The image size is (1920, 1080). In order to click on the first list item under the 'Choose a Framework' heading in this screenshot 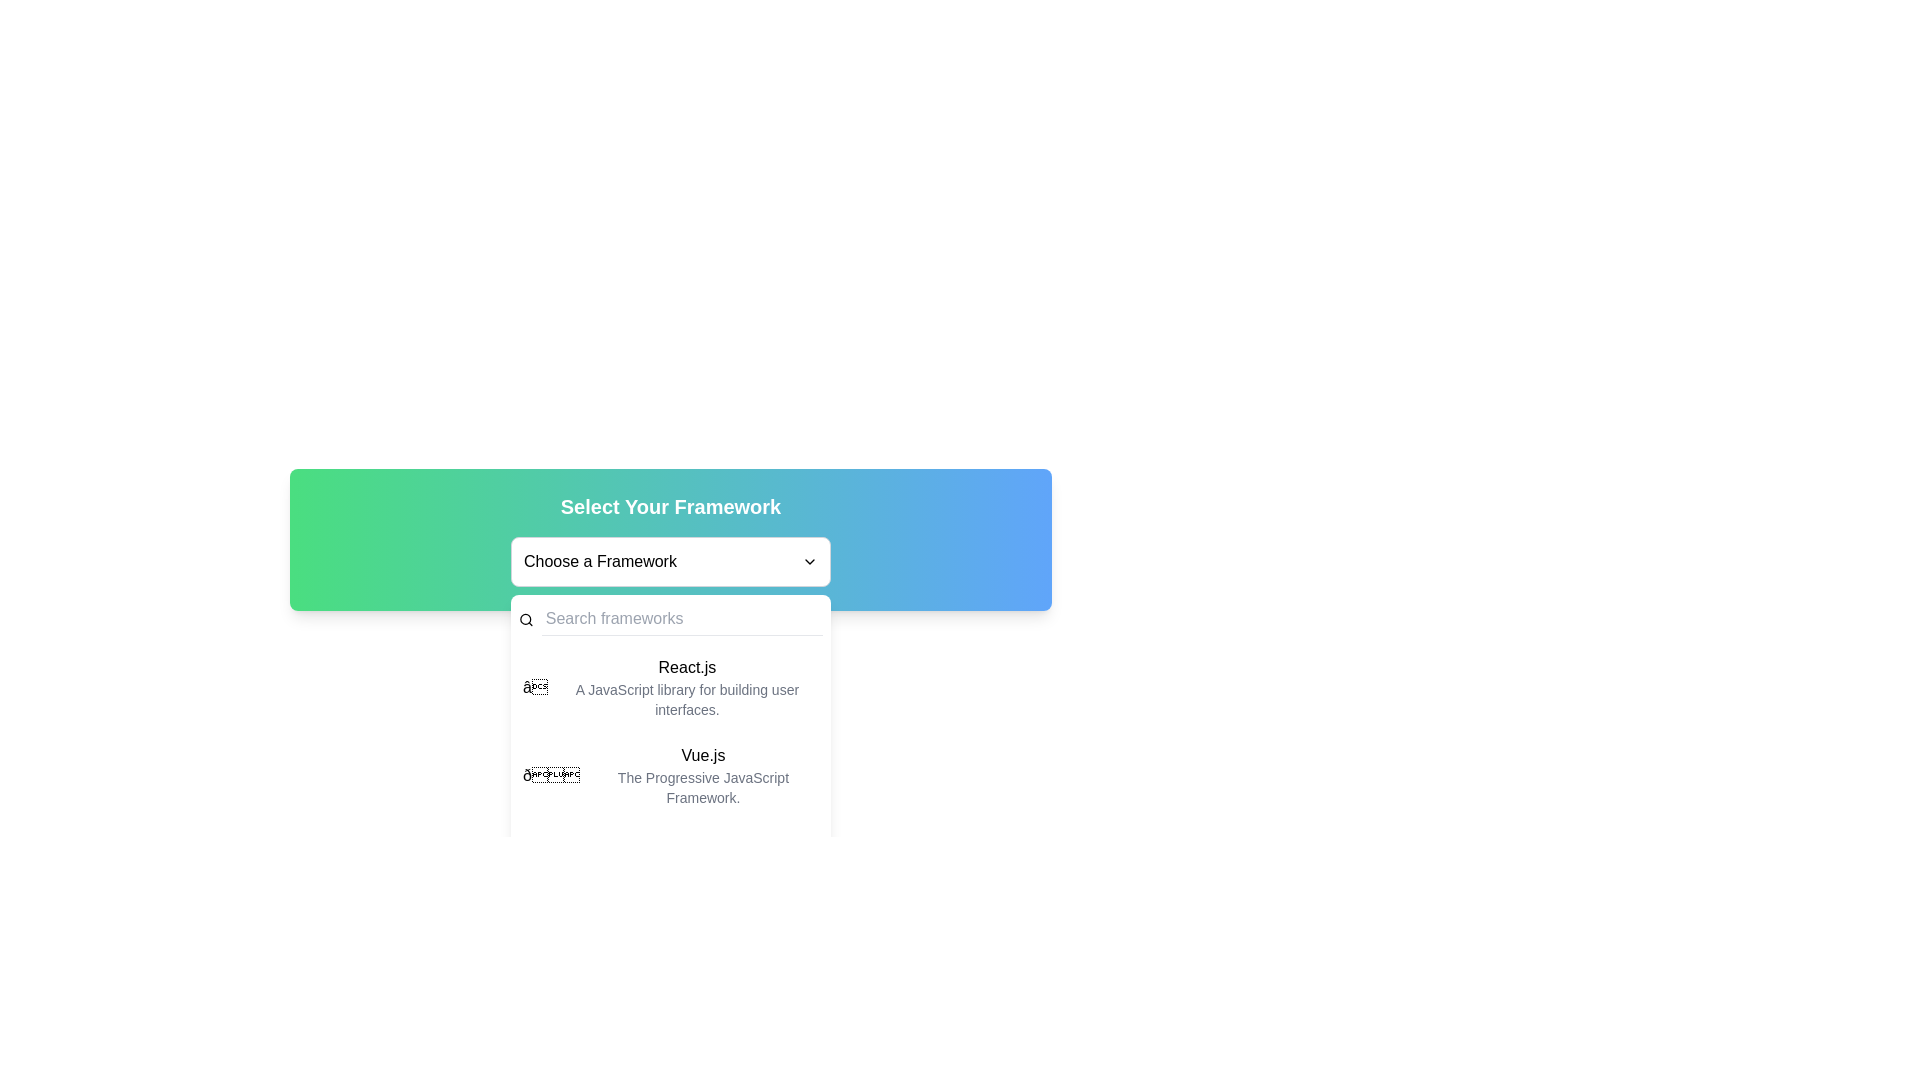, I will do `click(671, 686)`.